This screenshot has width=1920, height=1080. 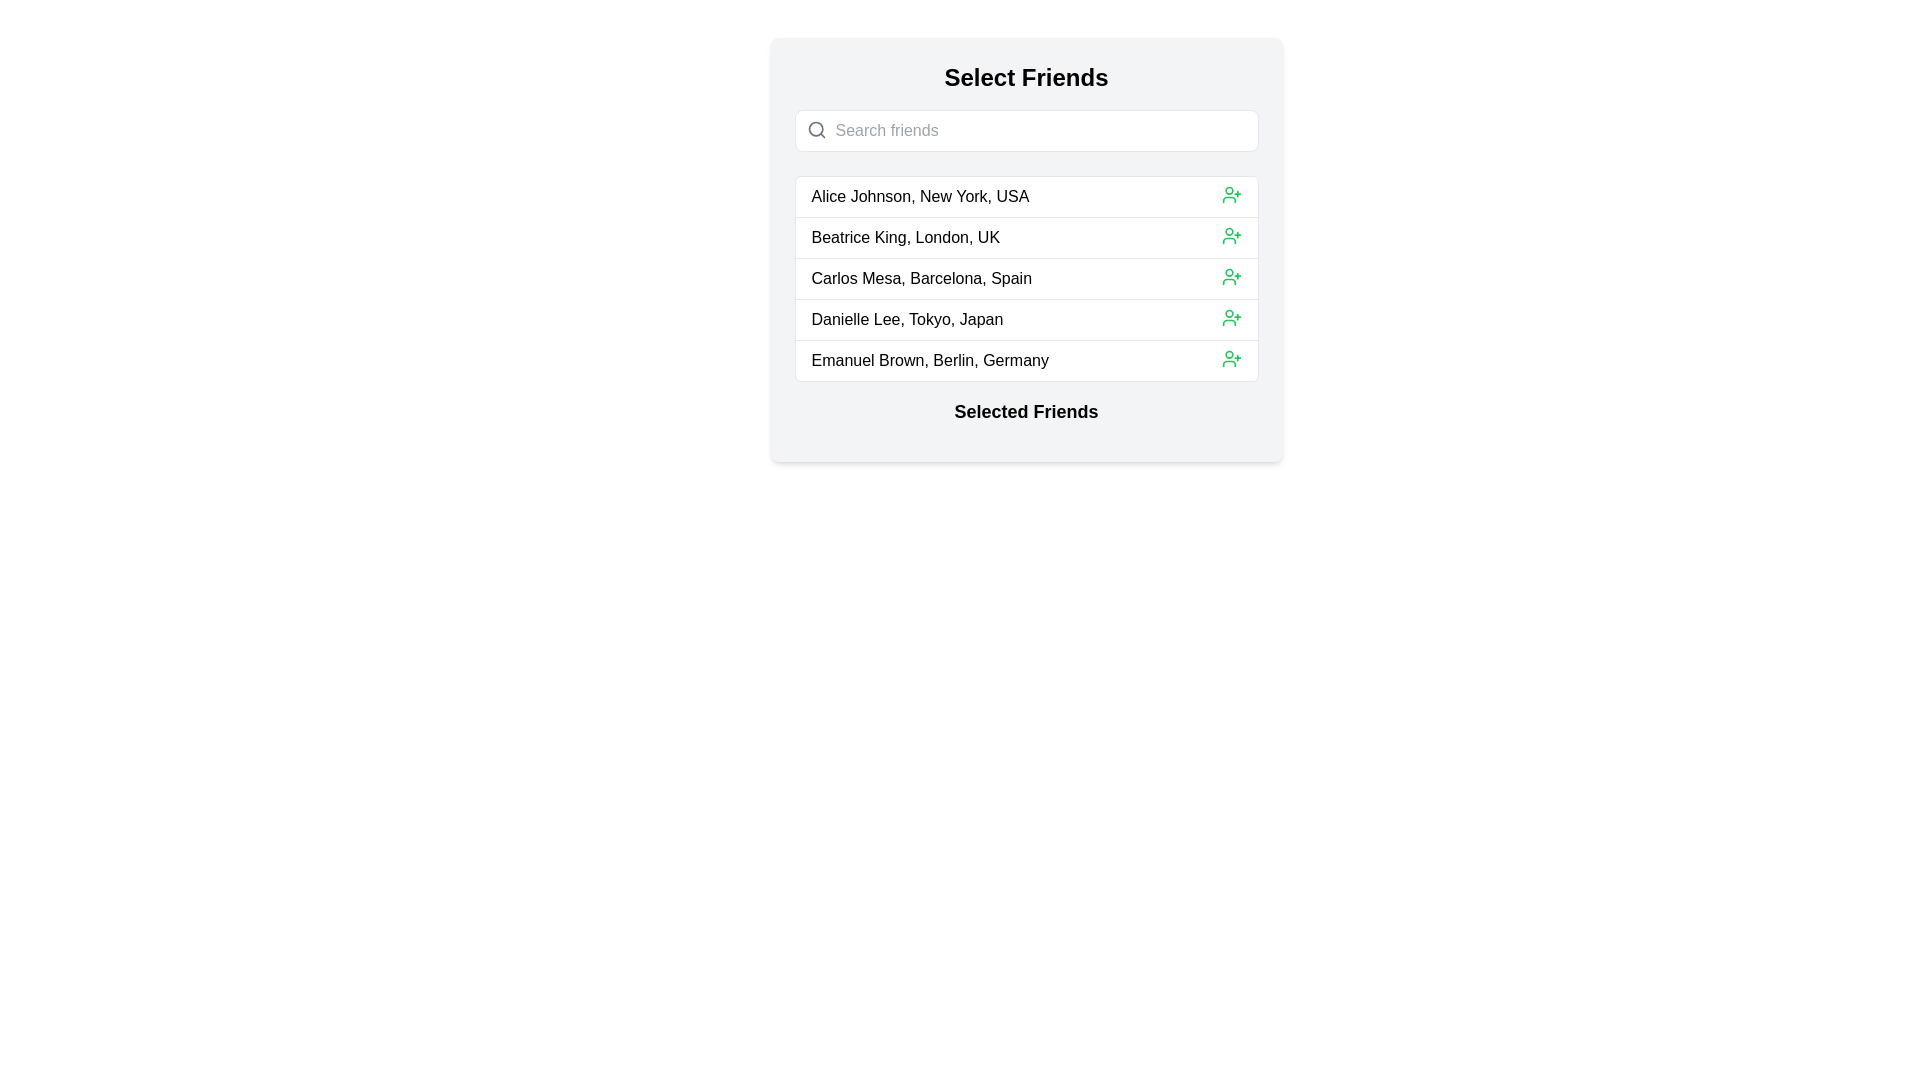 I want to click on the text label displaying 'Carlos Mesa, Barcelona, Spain', which is located in the third row of the list interface, so click(x=920, y=278).